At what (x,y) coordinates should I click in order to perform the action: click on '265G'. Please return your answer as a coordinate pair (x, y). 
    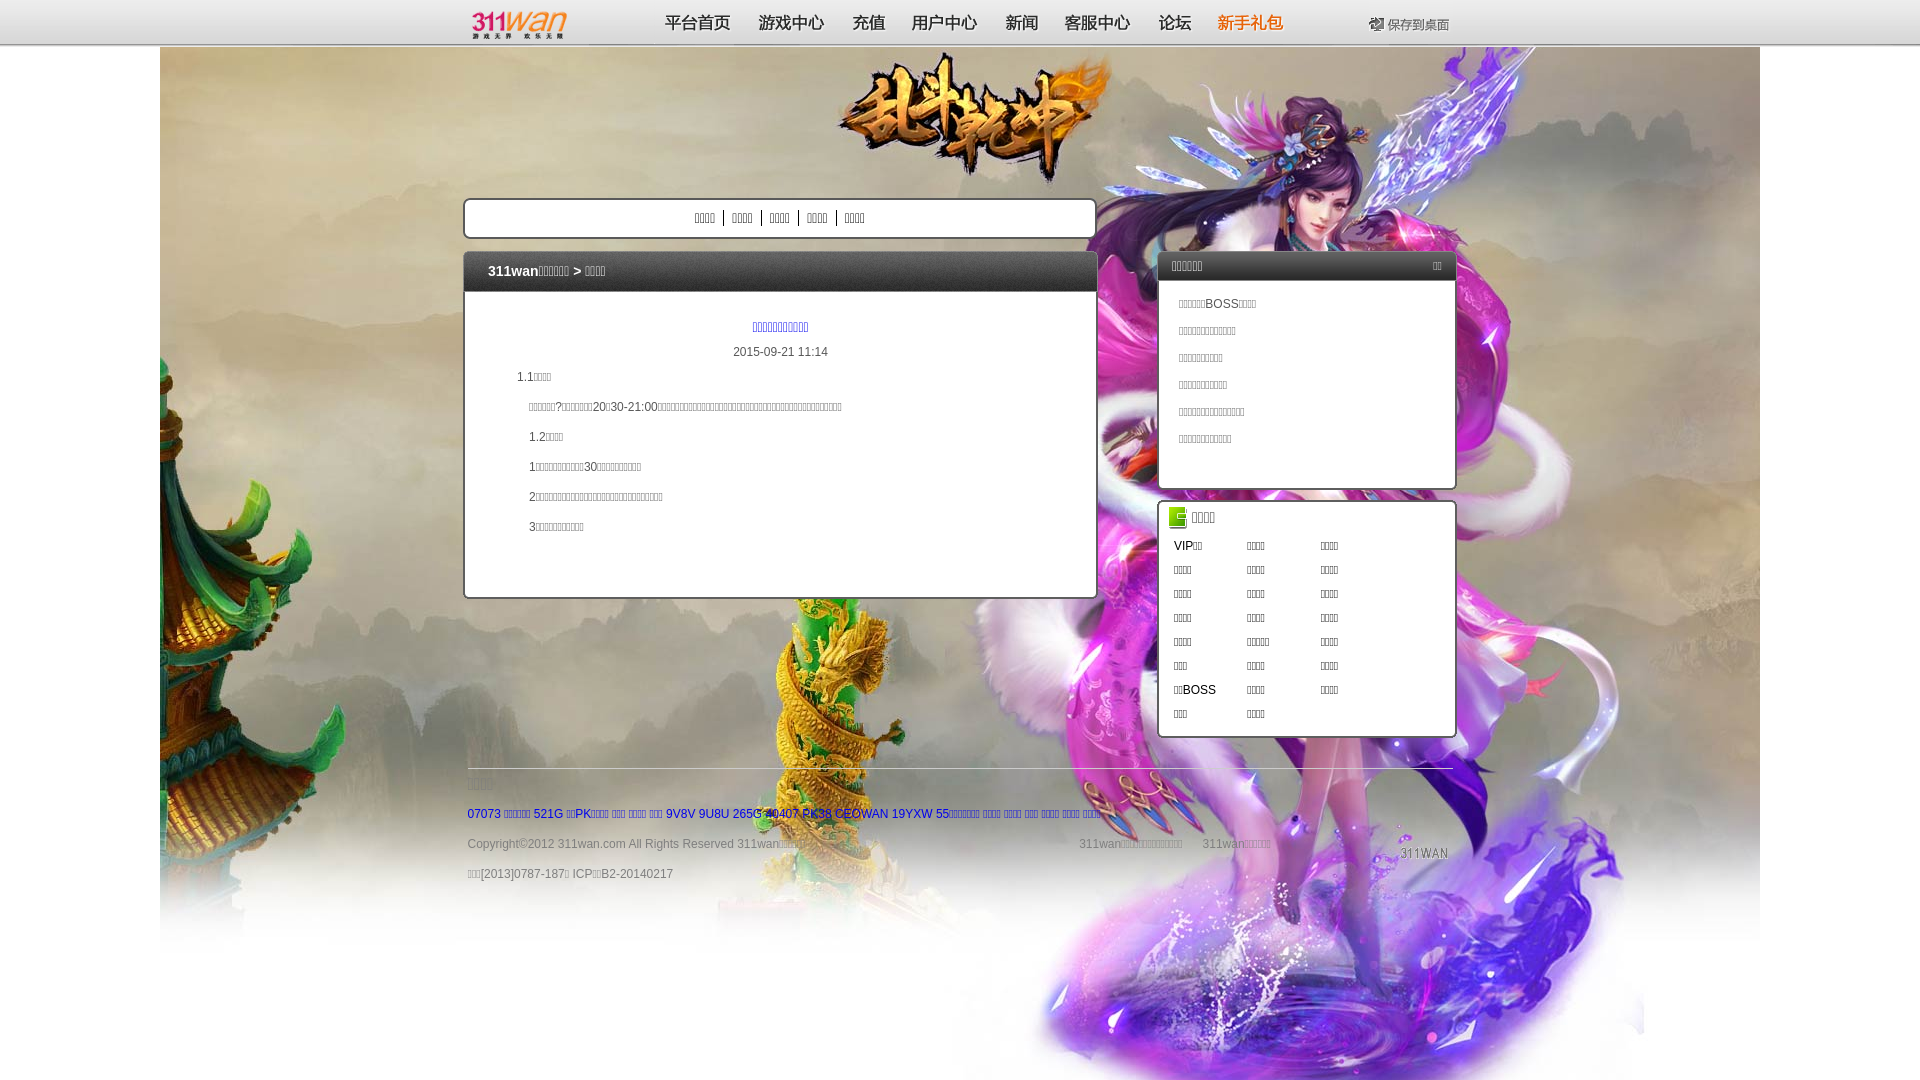
    Looking at the image, I should click on (746, 813).